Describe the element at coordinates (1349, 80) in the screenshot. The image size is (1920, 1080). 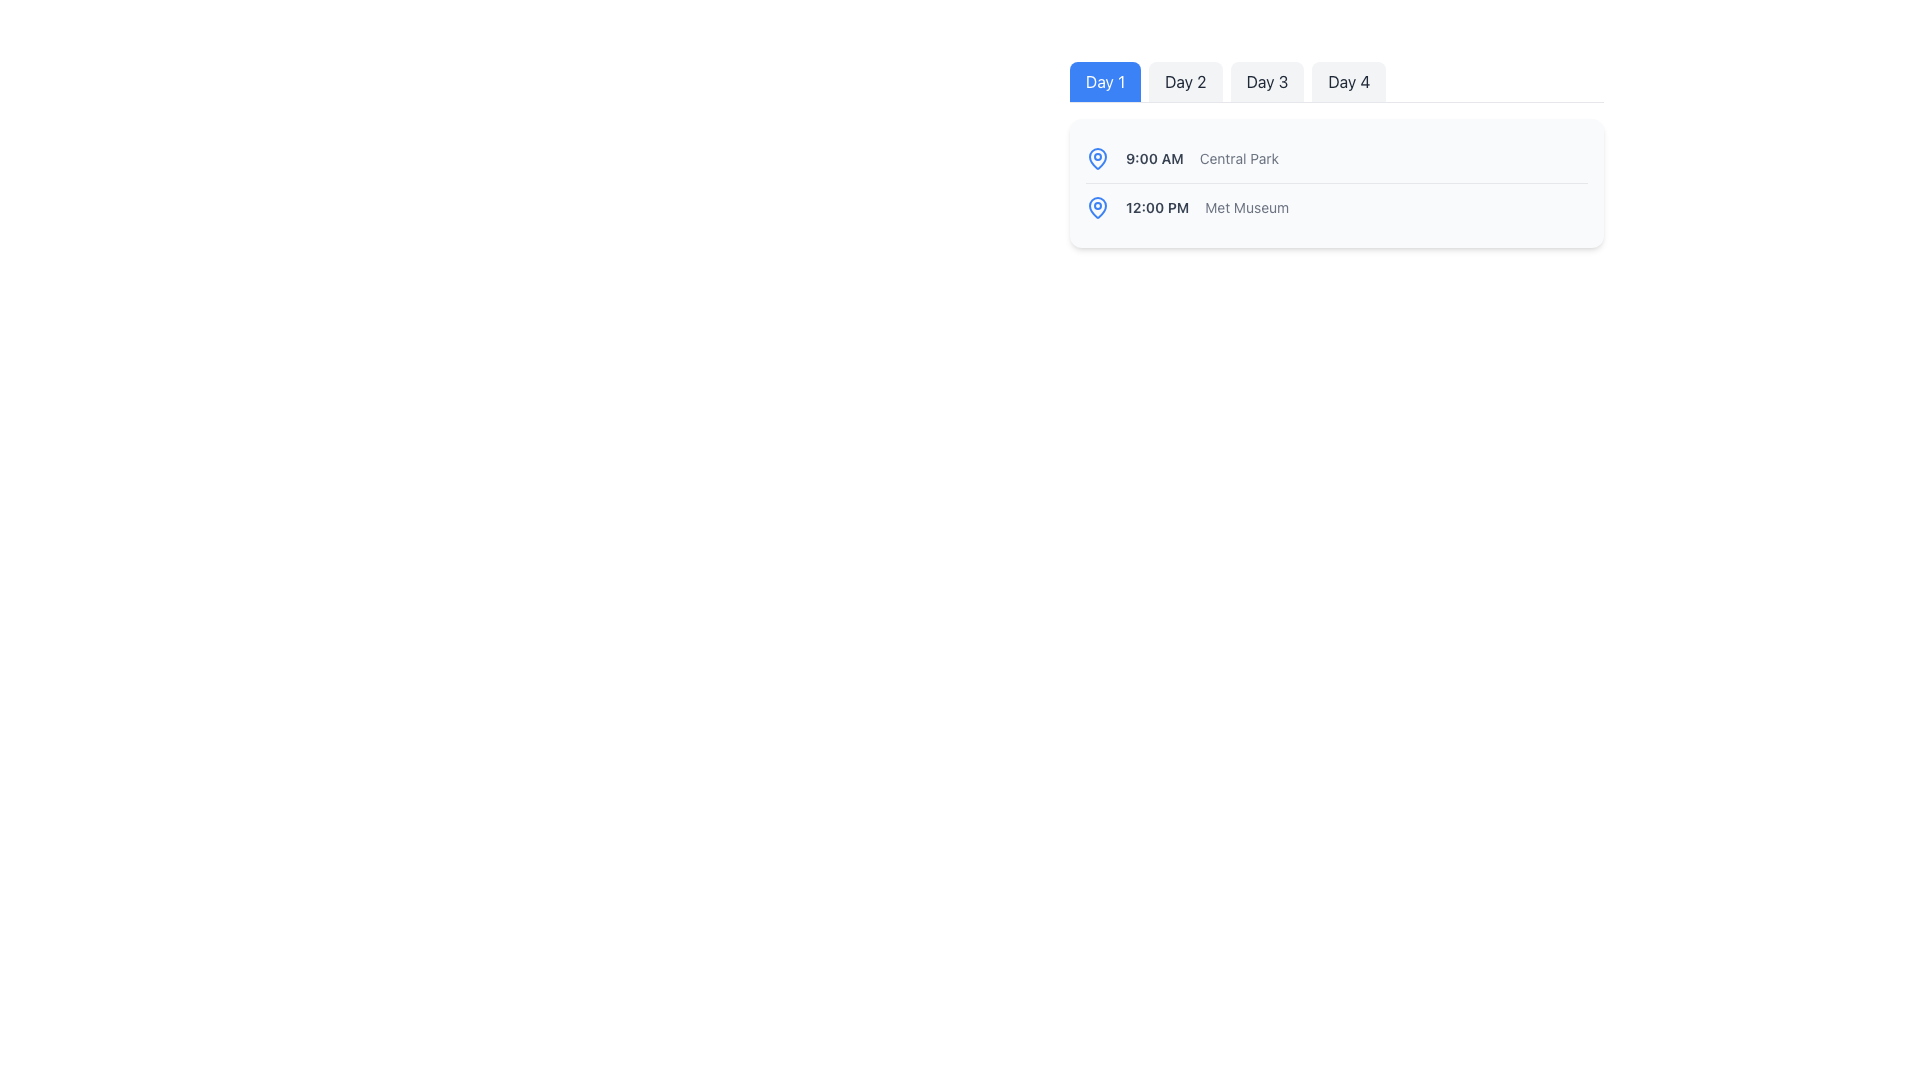
I see `the 'Day 4' tab button using keyboard navigation` at that location.